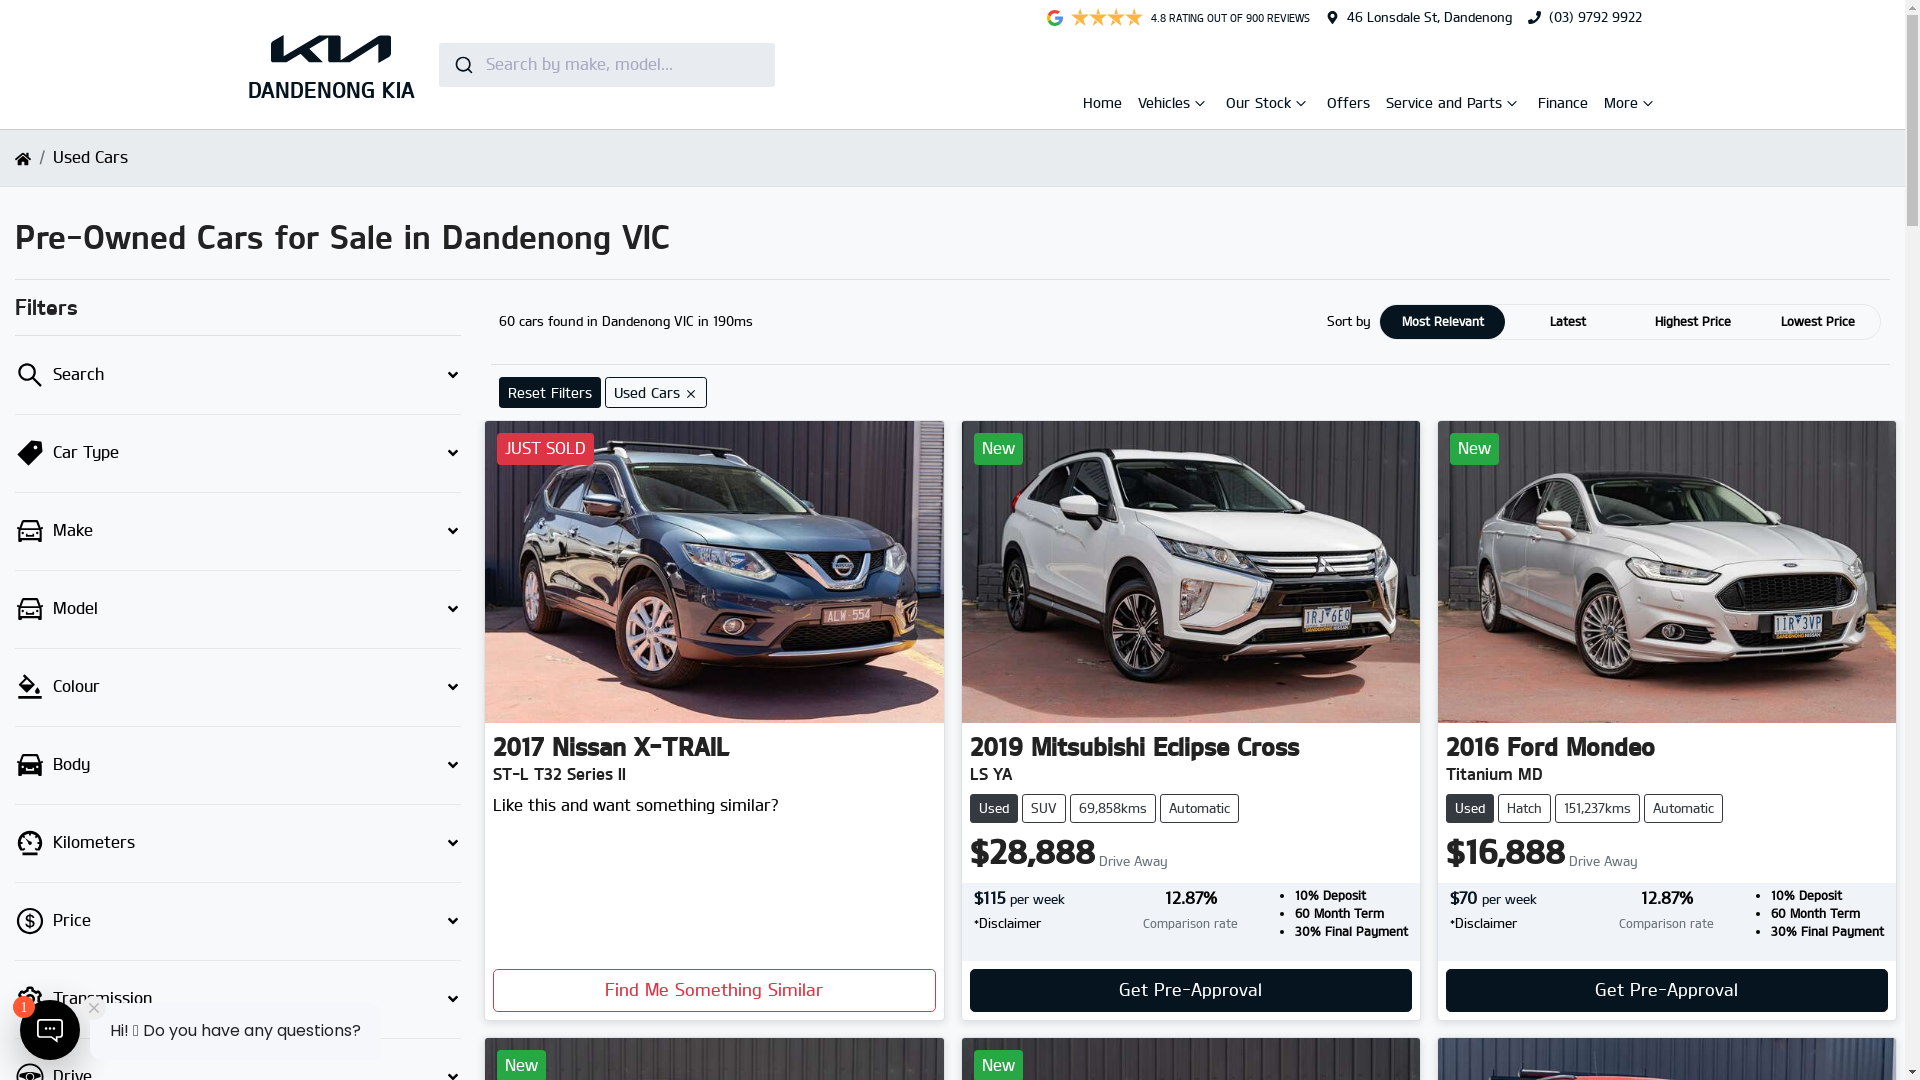  Describe the element at coordinates (238, 921) in the screenshot. I see `'Price'` at that location.